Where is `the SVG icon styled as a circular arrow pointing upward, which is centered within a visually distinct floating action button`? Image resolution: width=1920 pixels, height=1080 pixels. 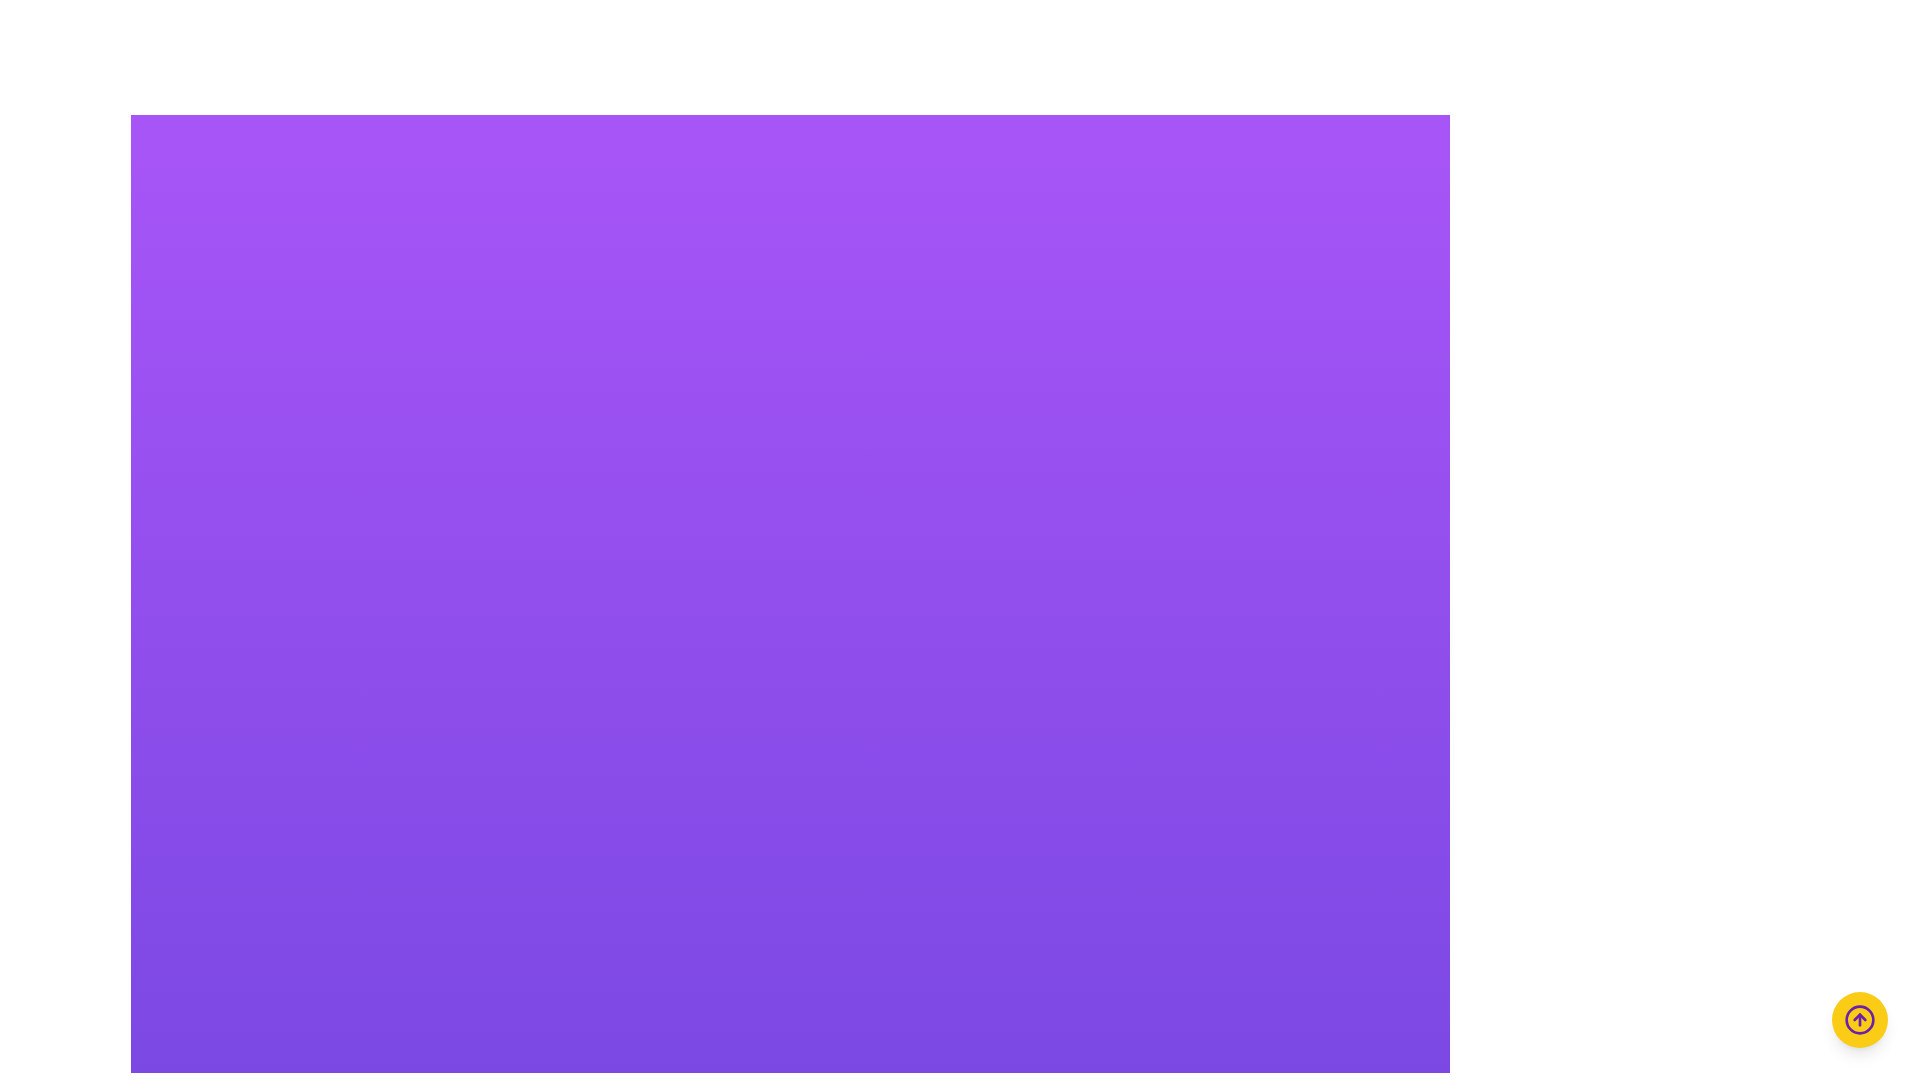 the SVG icon styled as a circular arrow pointing upward, which is centered within a visually distinct floating action button is located at coordinates (1859, 1019).